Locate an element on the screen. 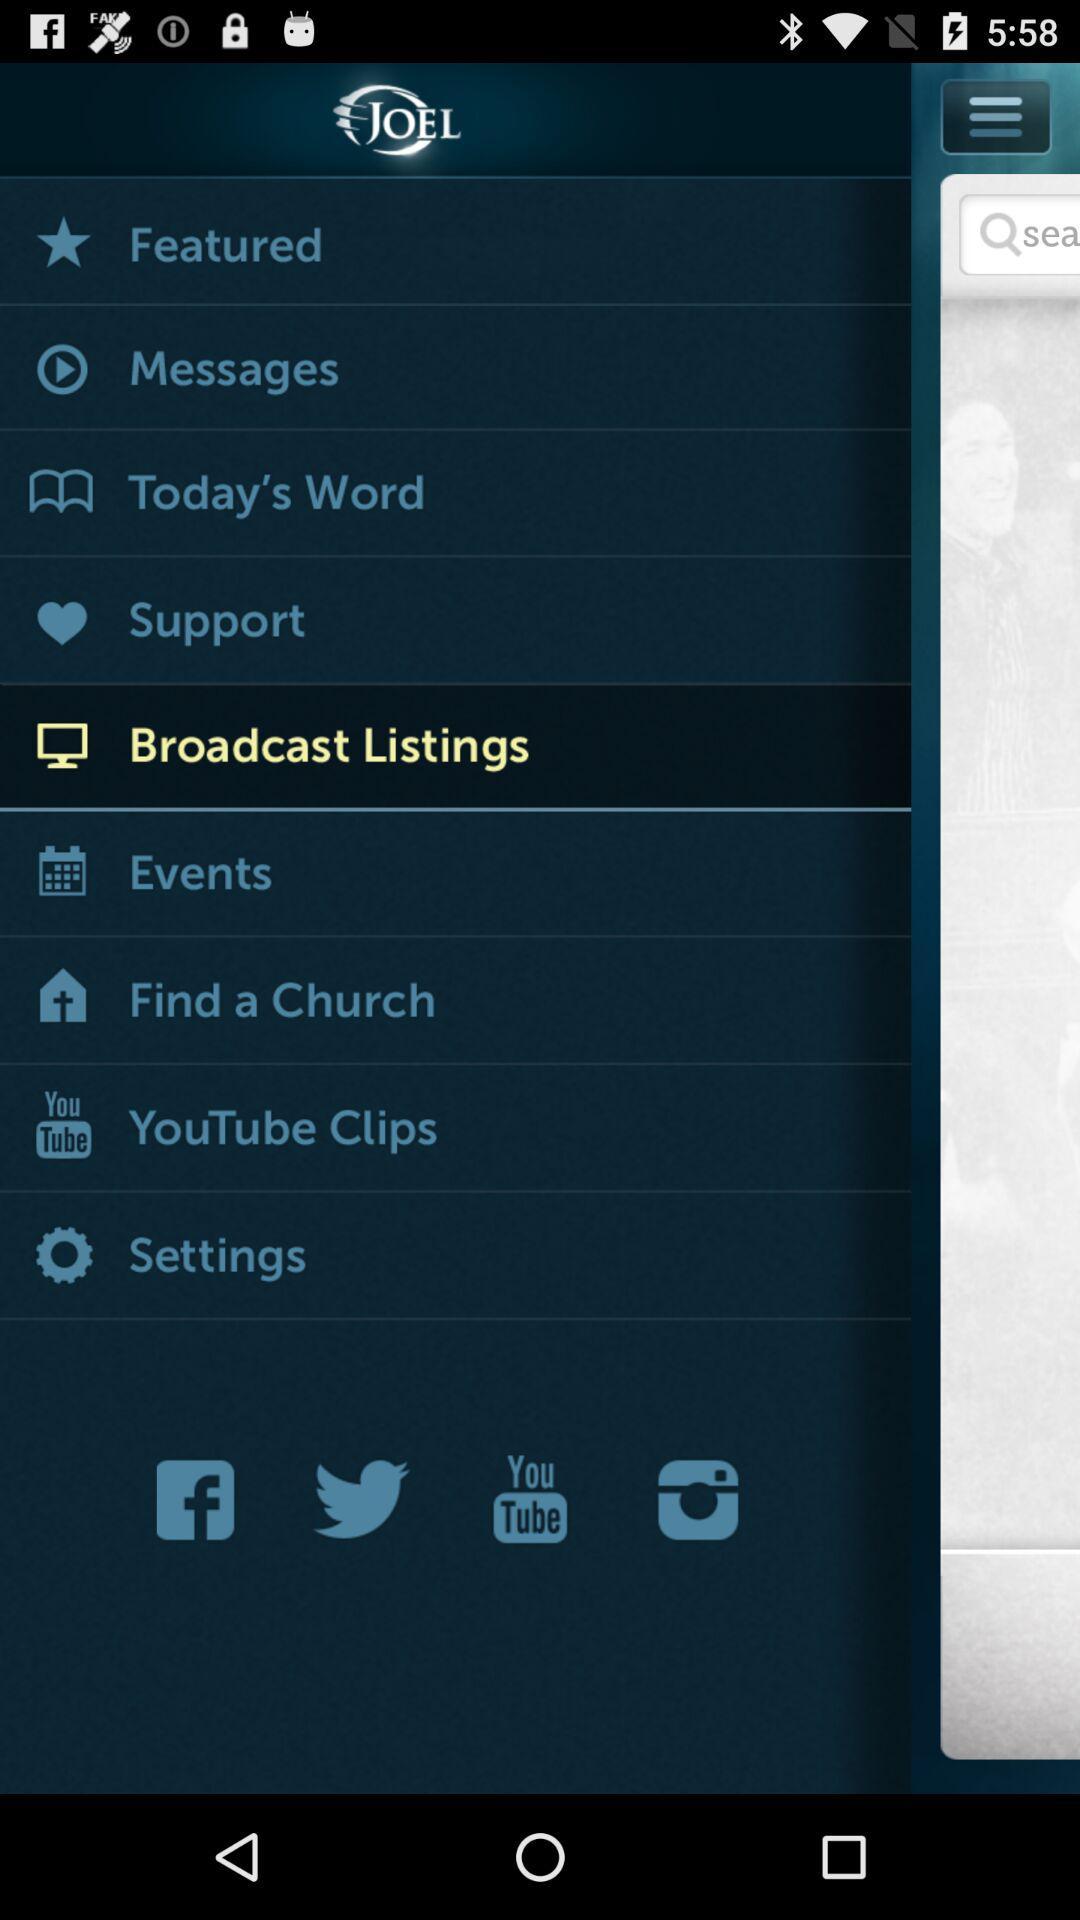  find a church option is located at coordinates (455, 1002).